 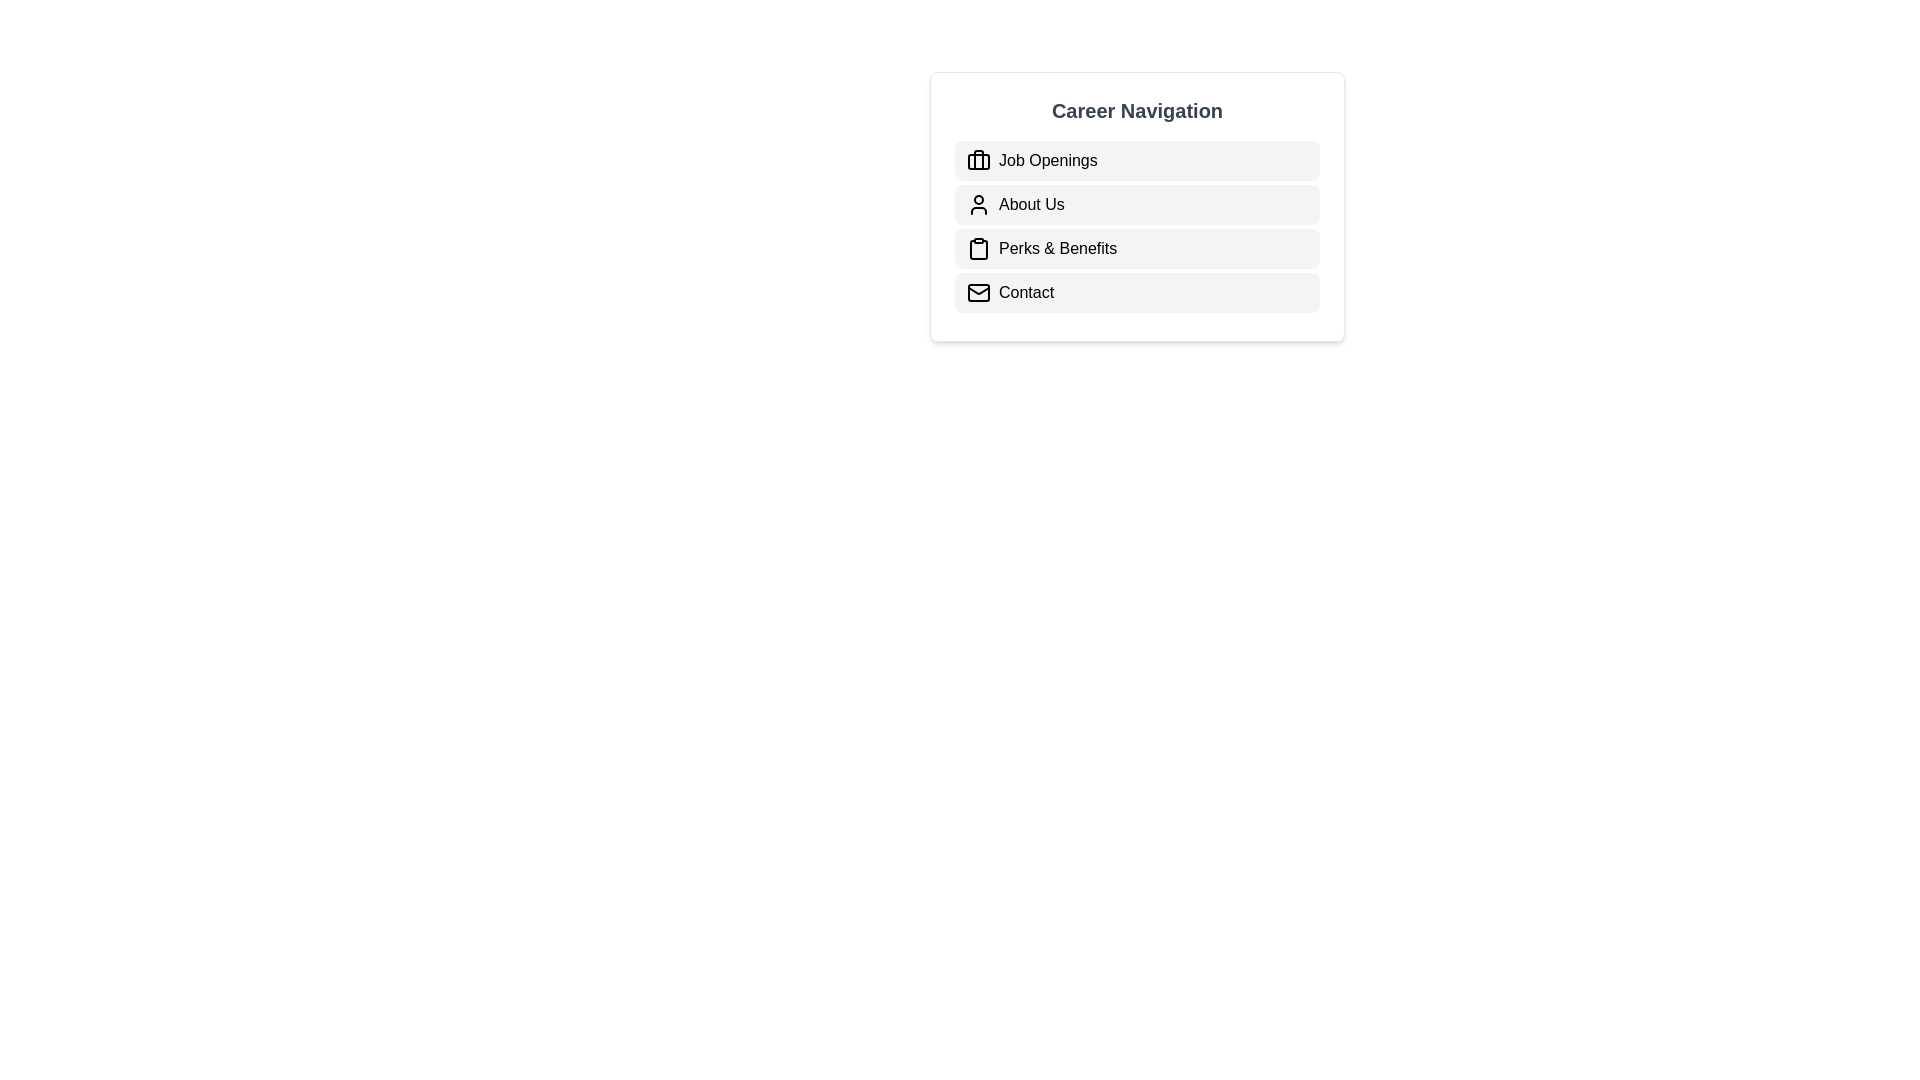 I want to click on the rectangle shape inside the briefcase icon representing 'Job Openings' in the first row of the navigation menu, so click(x=979, y=161).